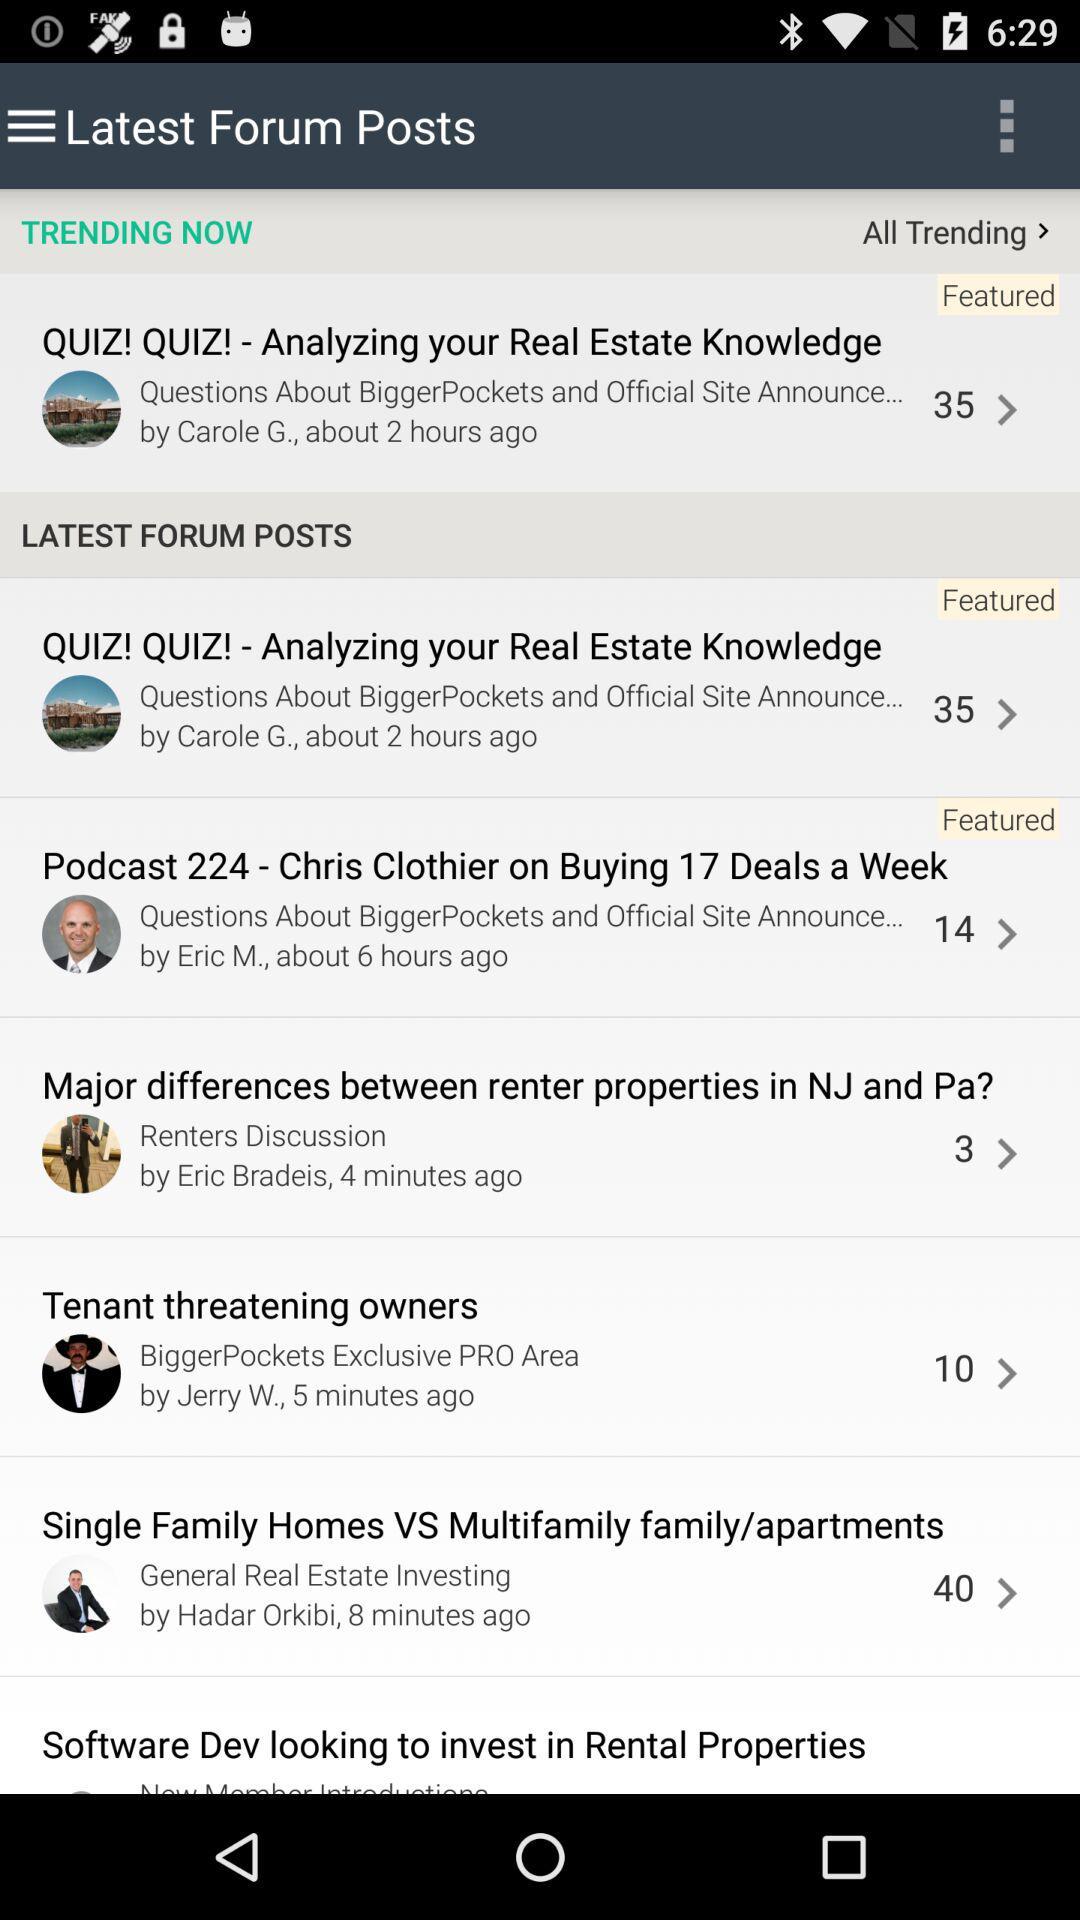 This screenshot has height=1920, width=1080. What do you see at coordinates (952, 926) in the screenshot?
I see `app above major differences between icon` at bounding box center [952, 926].